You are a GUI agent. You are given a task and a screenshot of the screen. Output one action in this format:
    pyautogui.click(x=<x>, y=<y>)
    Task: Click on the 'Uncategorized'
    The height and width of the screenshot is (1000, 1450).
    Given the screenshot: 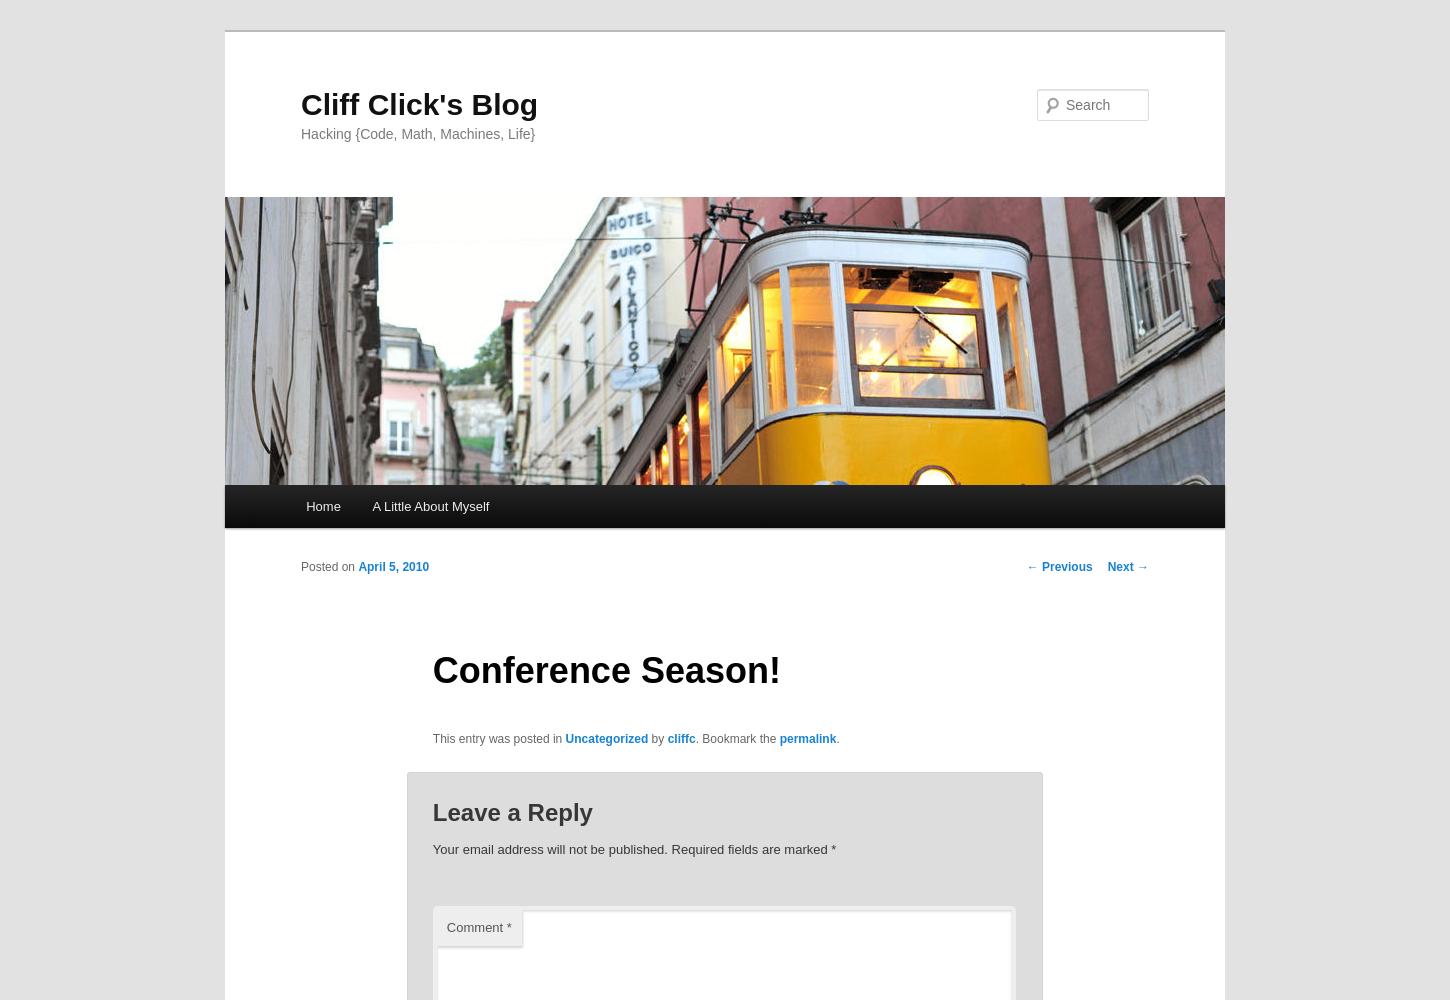 What is the action you would take?
    pyautogui.click(x=605, y=737)
    